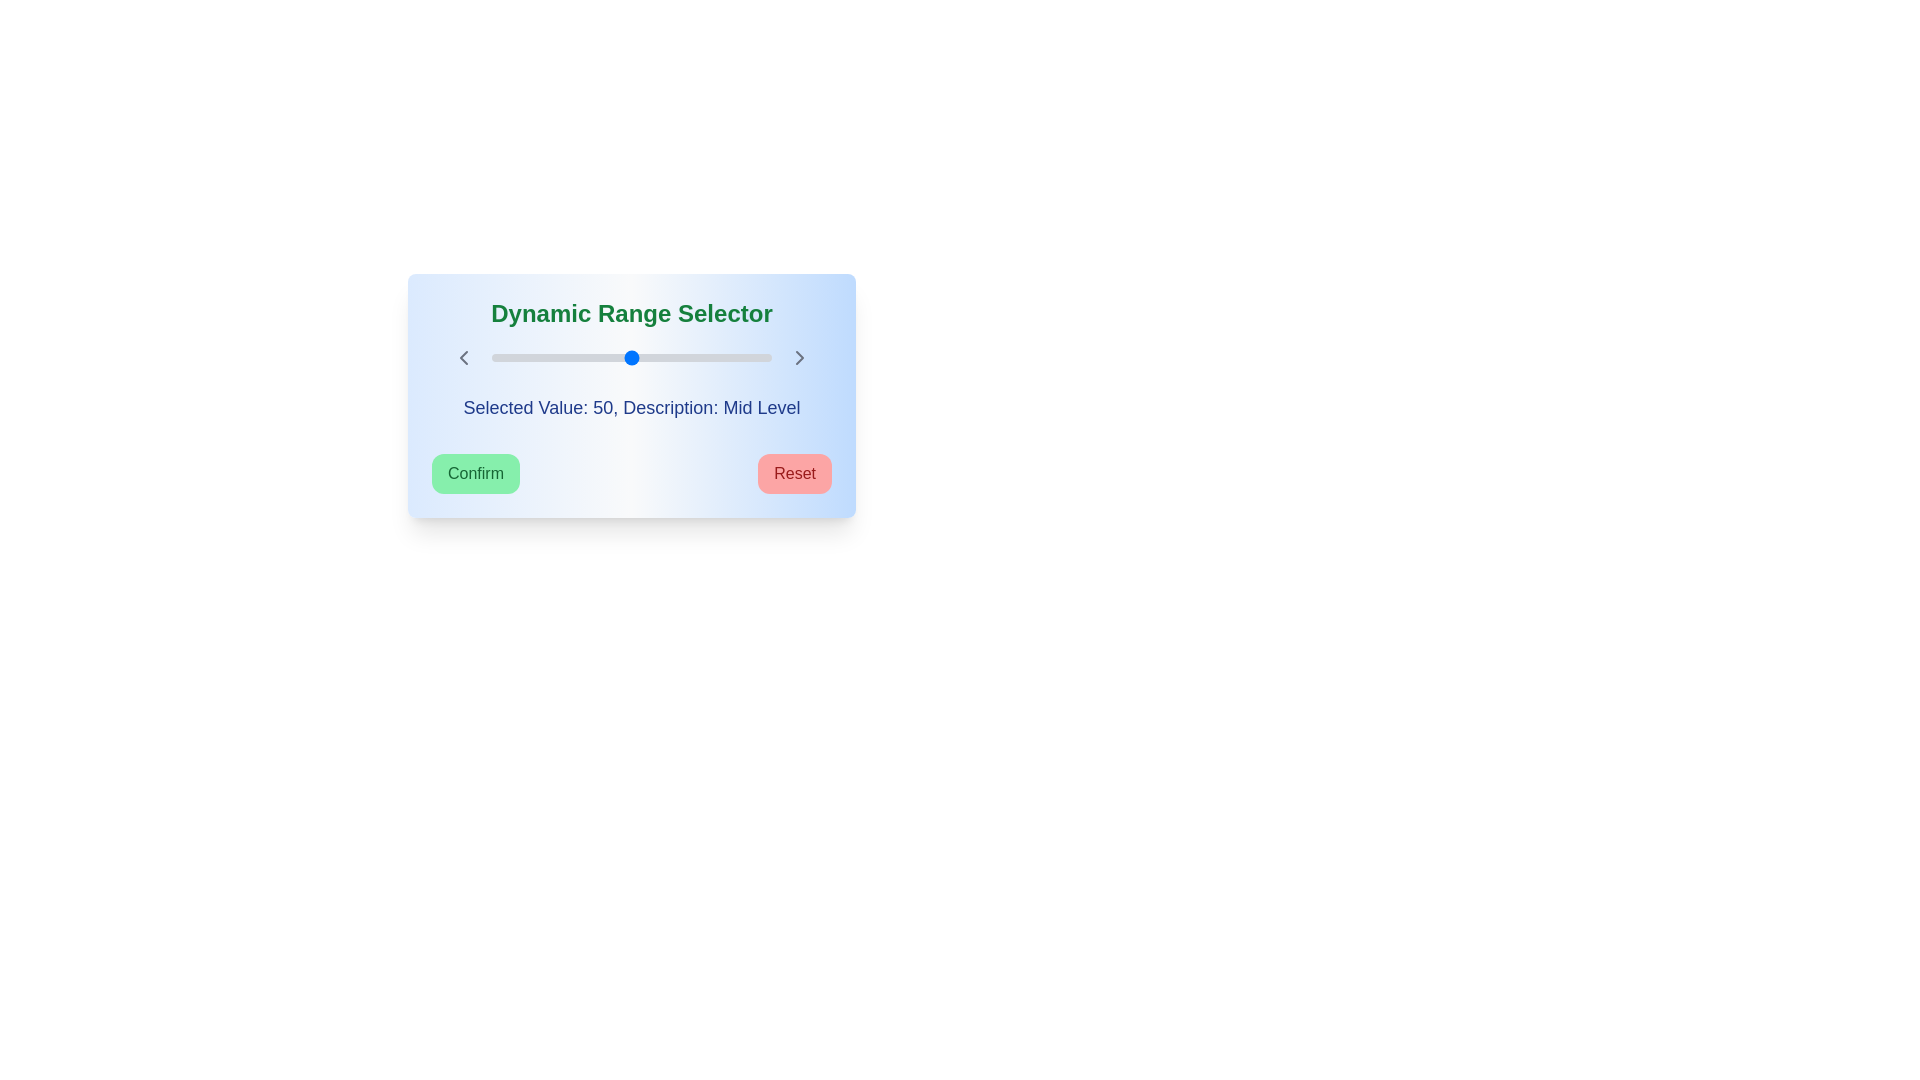 Image resolution: width=1920 pixels, height=1080 pixels. I want to click on the reset button located on the right side of the 'Confirm' button in the dynamic range selector interface, so click(794, 474).